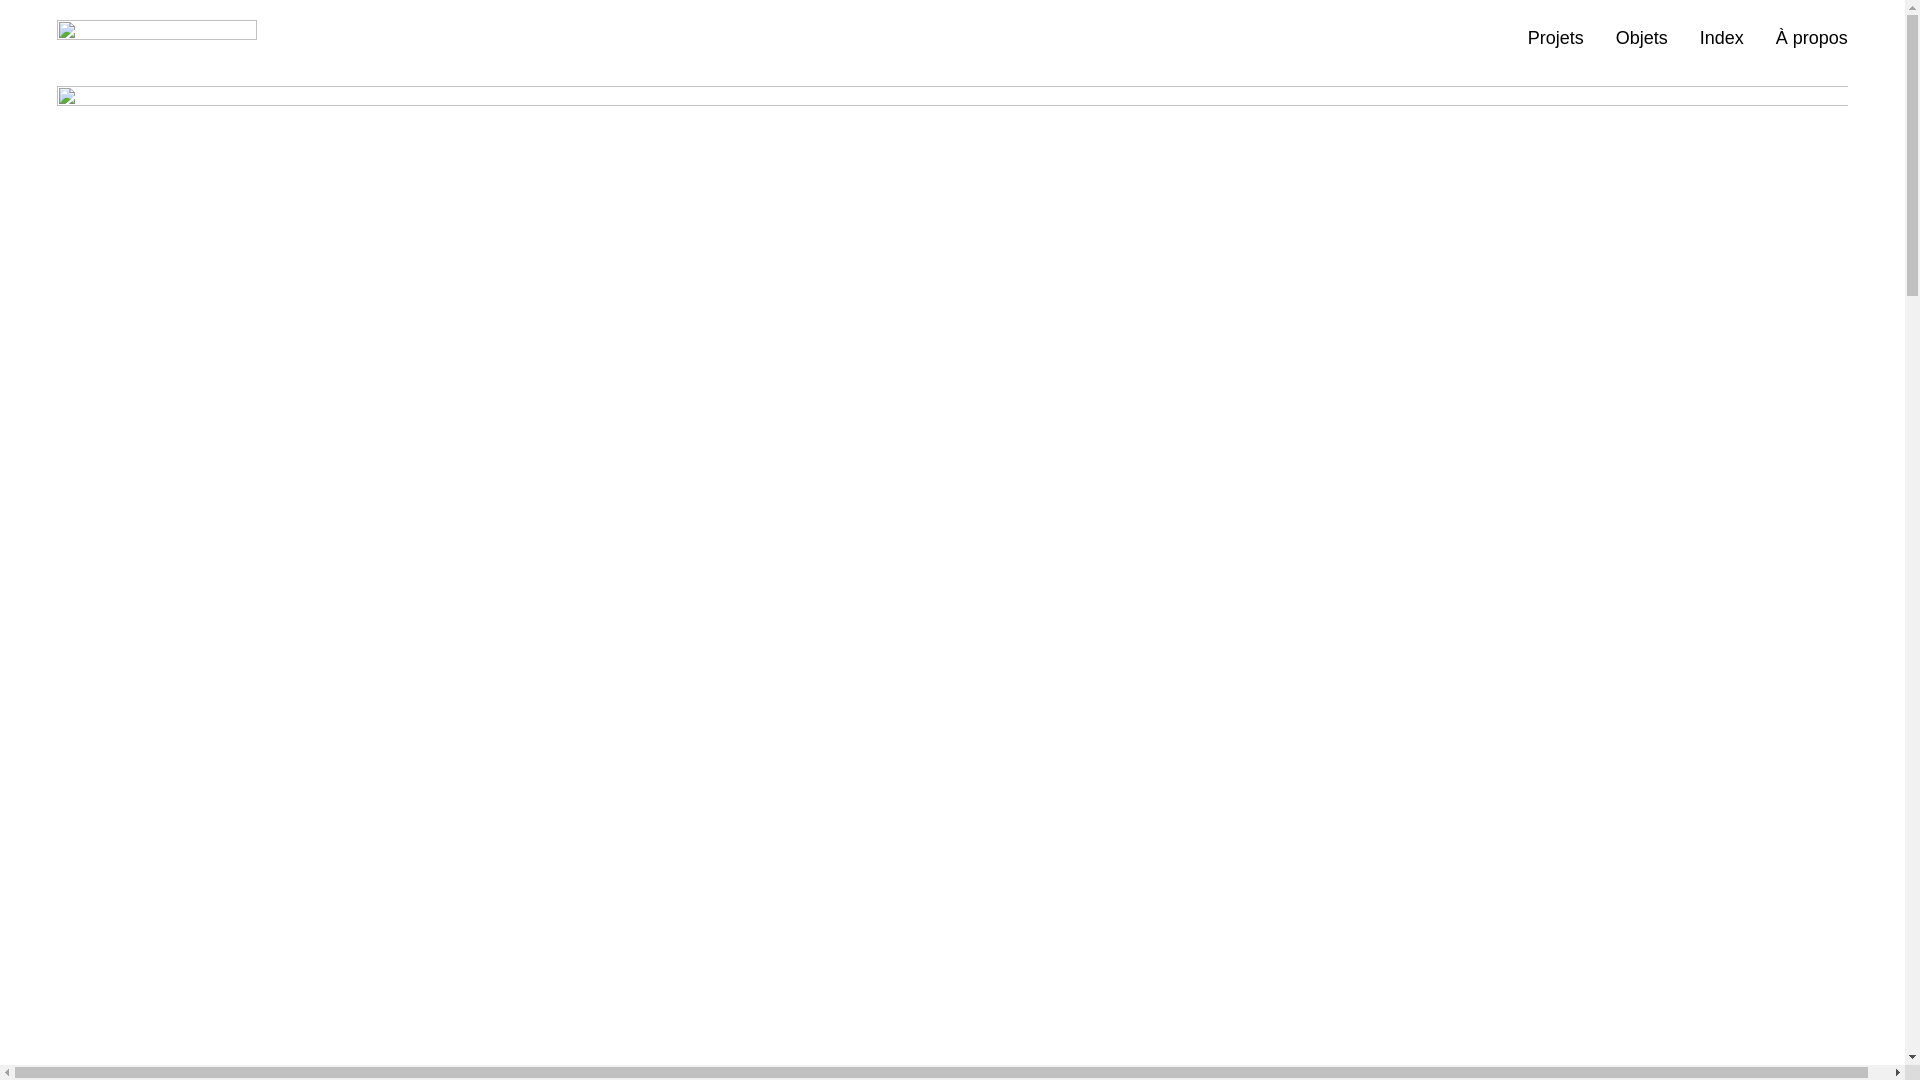 This screenshot has height=1080, width=1920. What do you see at coordinates (1554, 38) in the screenshot?
I see `'Projets'` at bounding box center [1554, 38].